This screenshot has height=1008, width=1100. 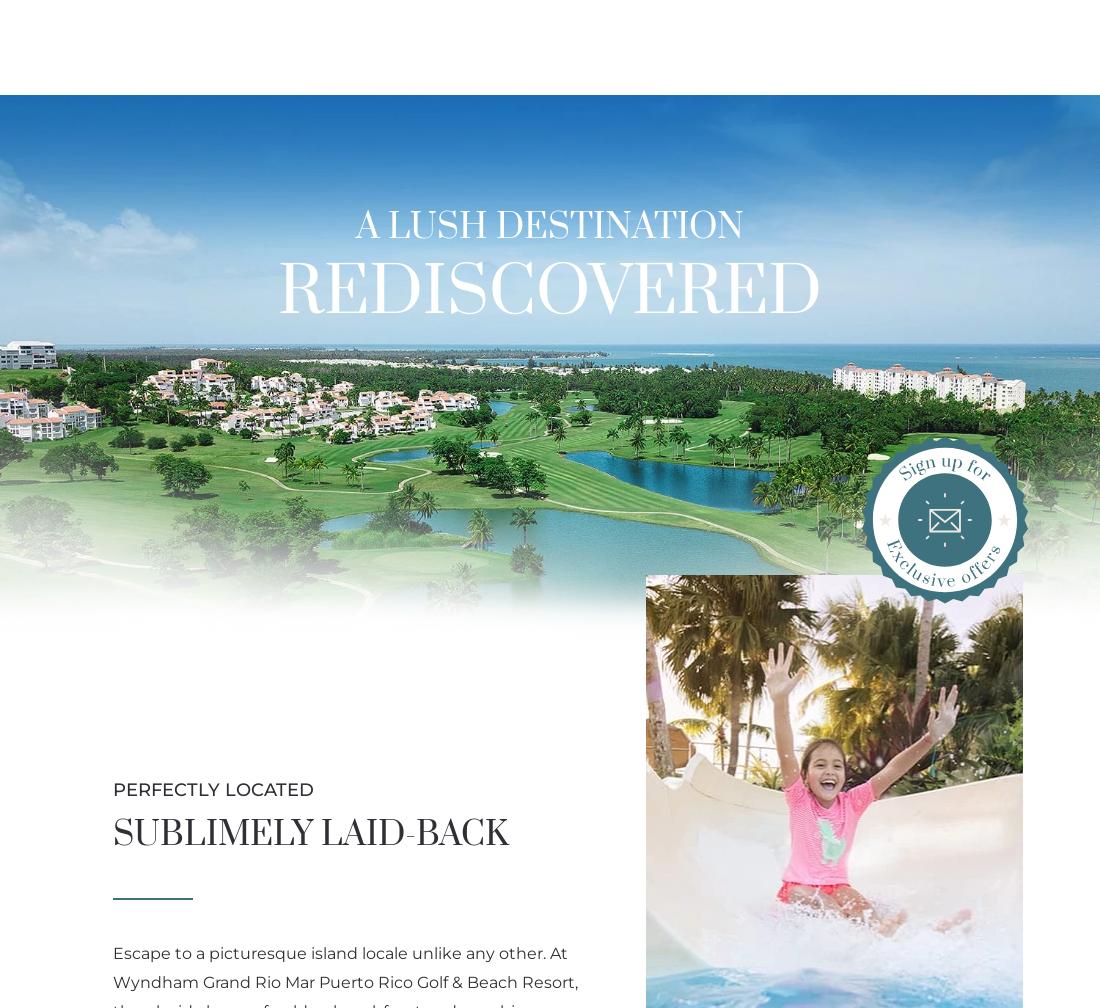 I want to click on 'Golf Webcam', so click(x=613, y=11).